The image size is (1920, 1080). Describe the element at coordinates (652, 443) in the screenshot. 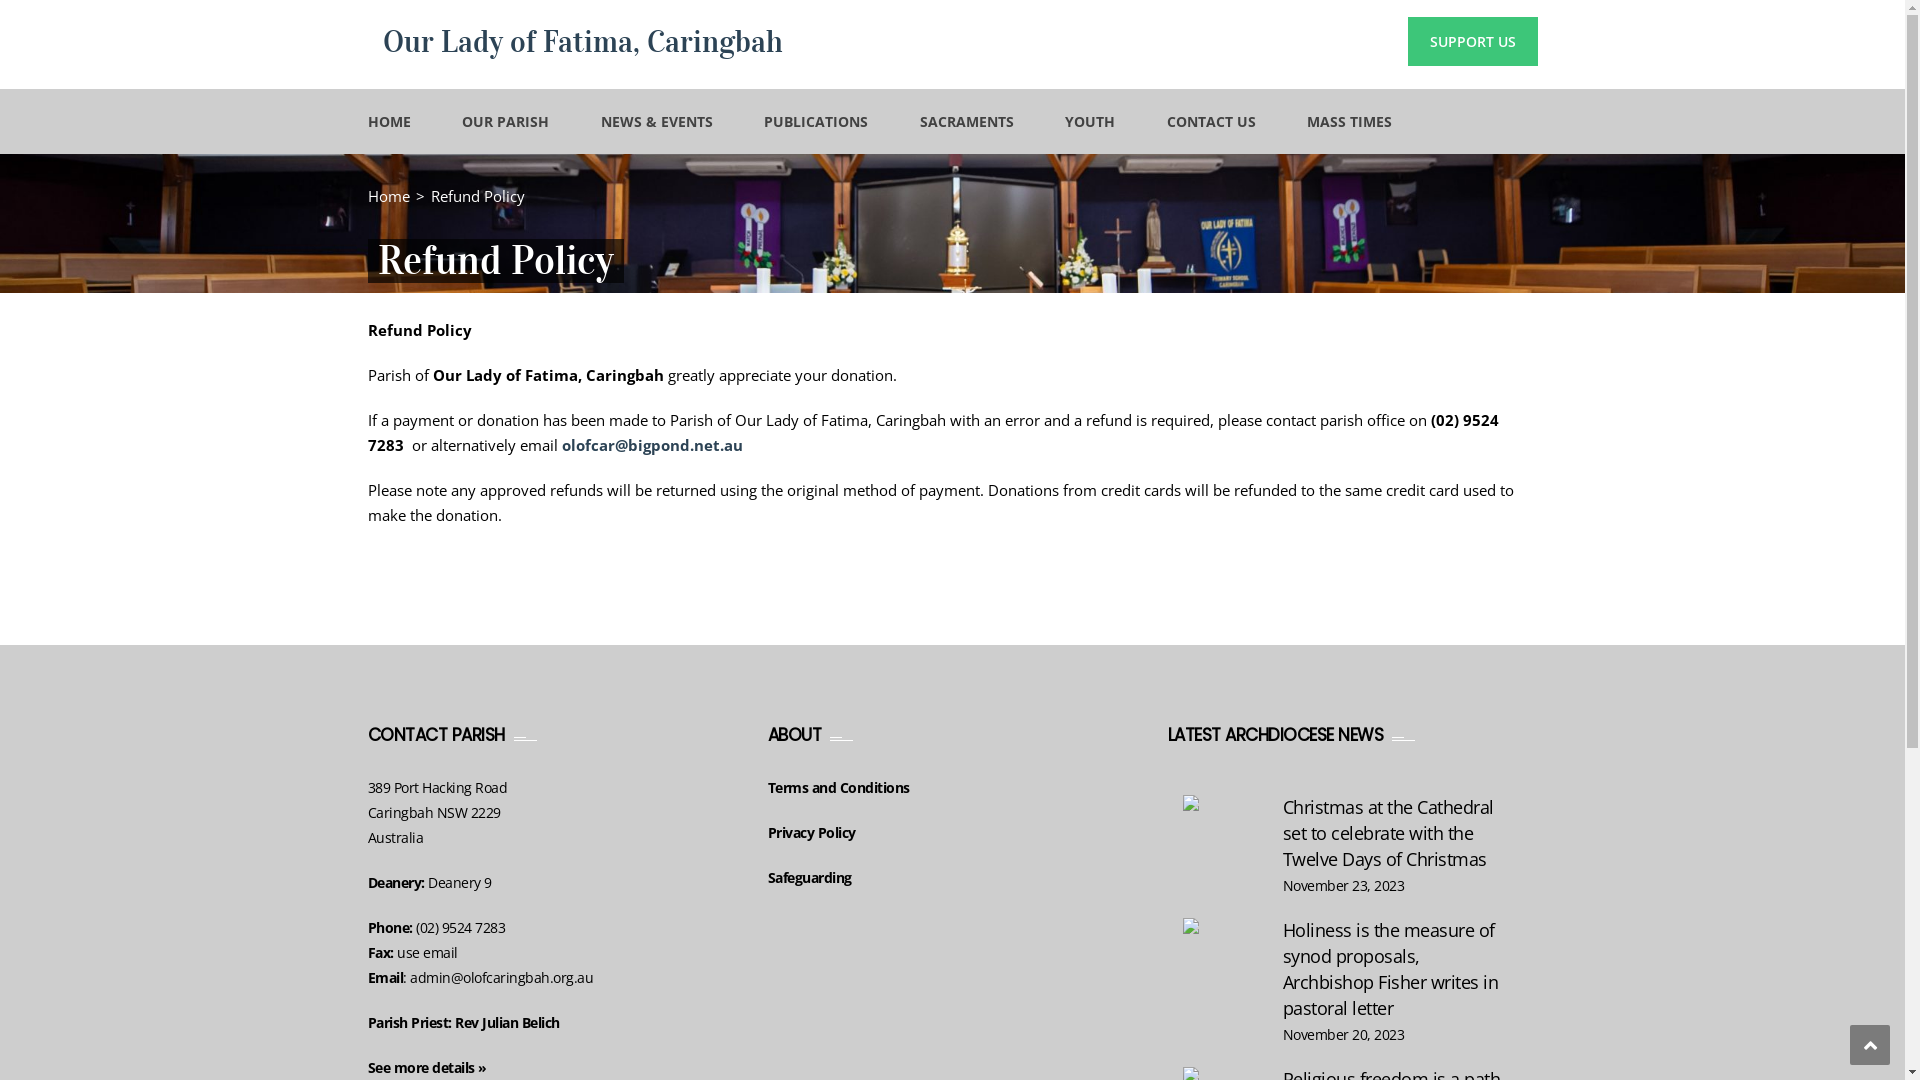

I see `'olofcar@bigpond.net.au'` at that location.